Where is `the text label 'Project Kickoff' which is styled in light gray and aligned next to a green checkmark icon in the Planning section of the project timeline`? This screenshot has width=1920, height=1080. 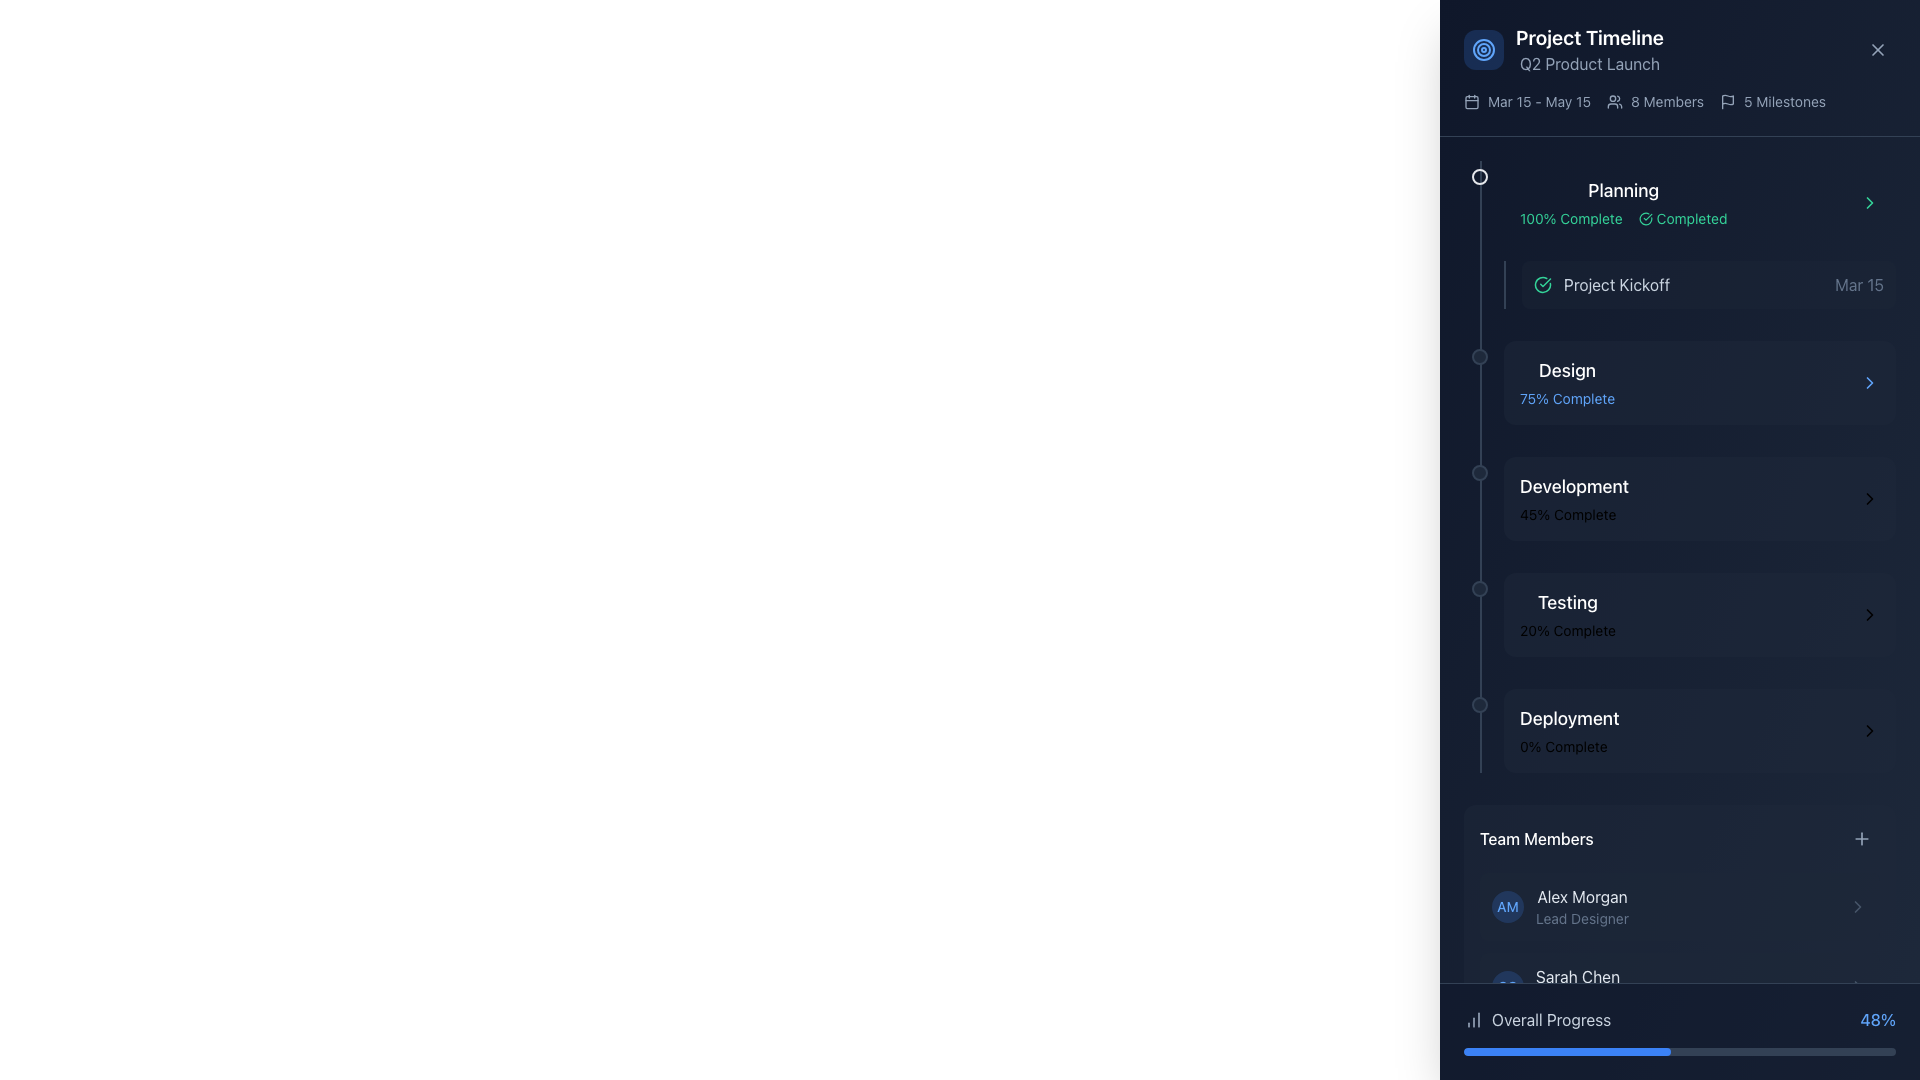 the text label 'Project Kickoff' which is styled in light gray and aligned next to a green checkmark icon in the Planning section of the project timeline is located at coordinates (1617, 285).